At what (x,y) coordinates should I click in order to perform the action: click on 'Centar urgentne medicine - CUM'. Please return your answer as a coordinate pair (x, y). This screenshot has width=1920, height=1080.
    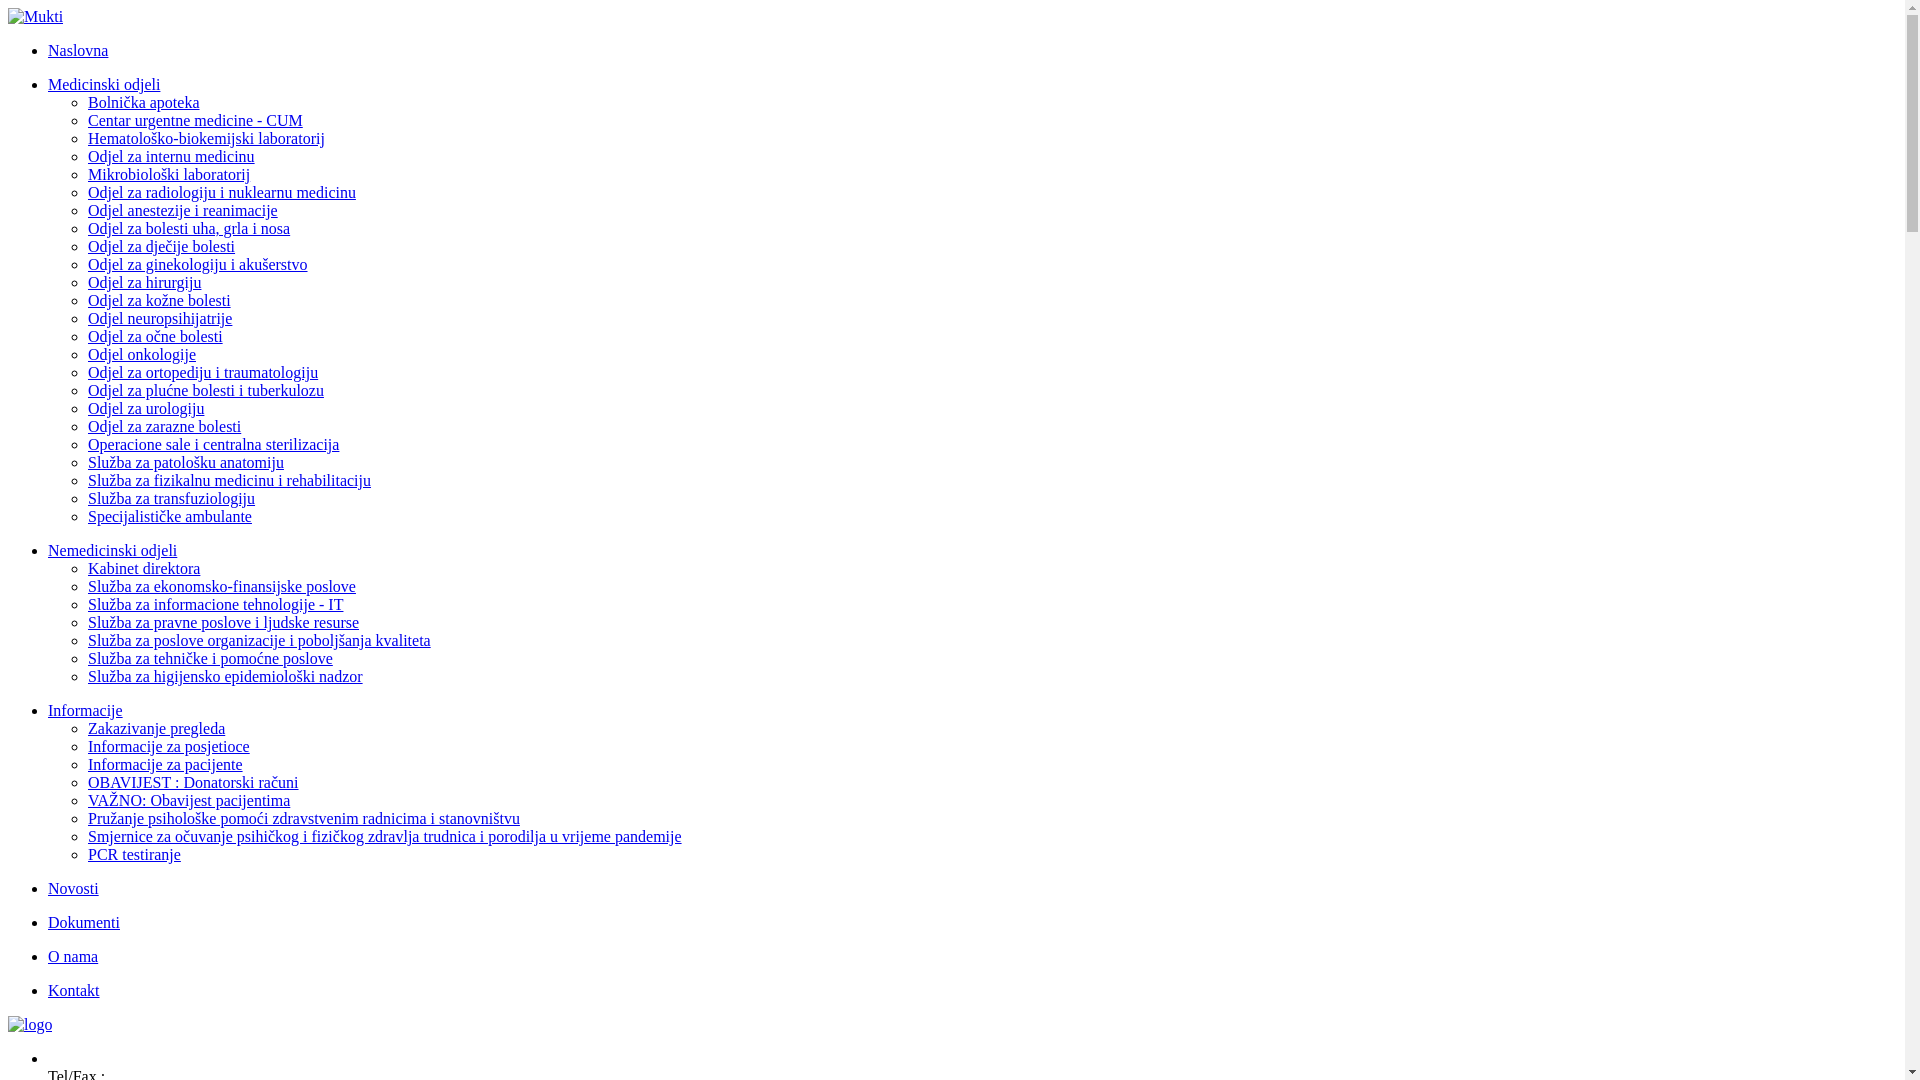
    Looking at the image, I should click on (195, 120).